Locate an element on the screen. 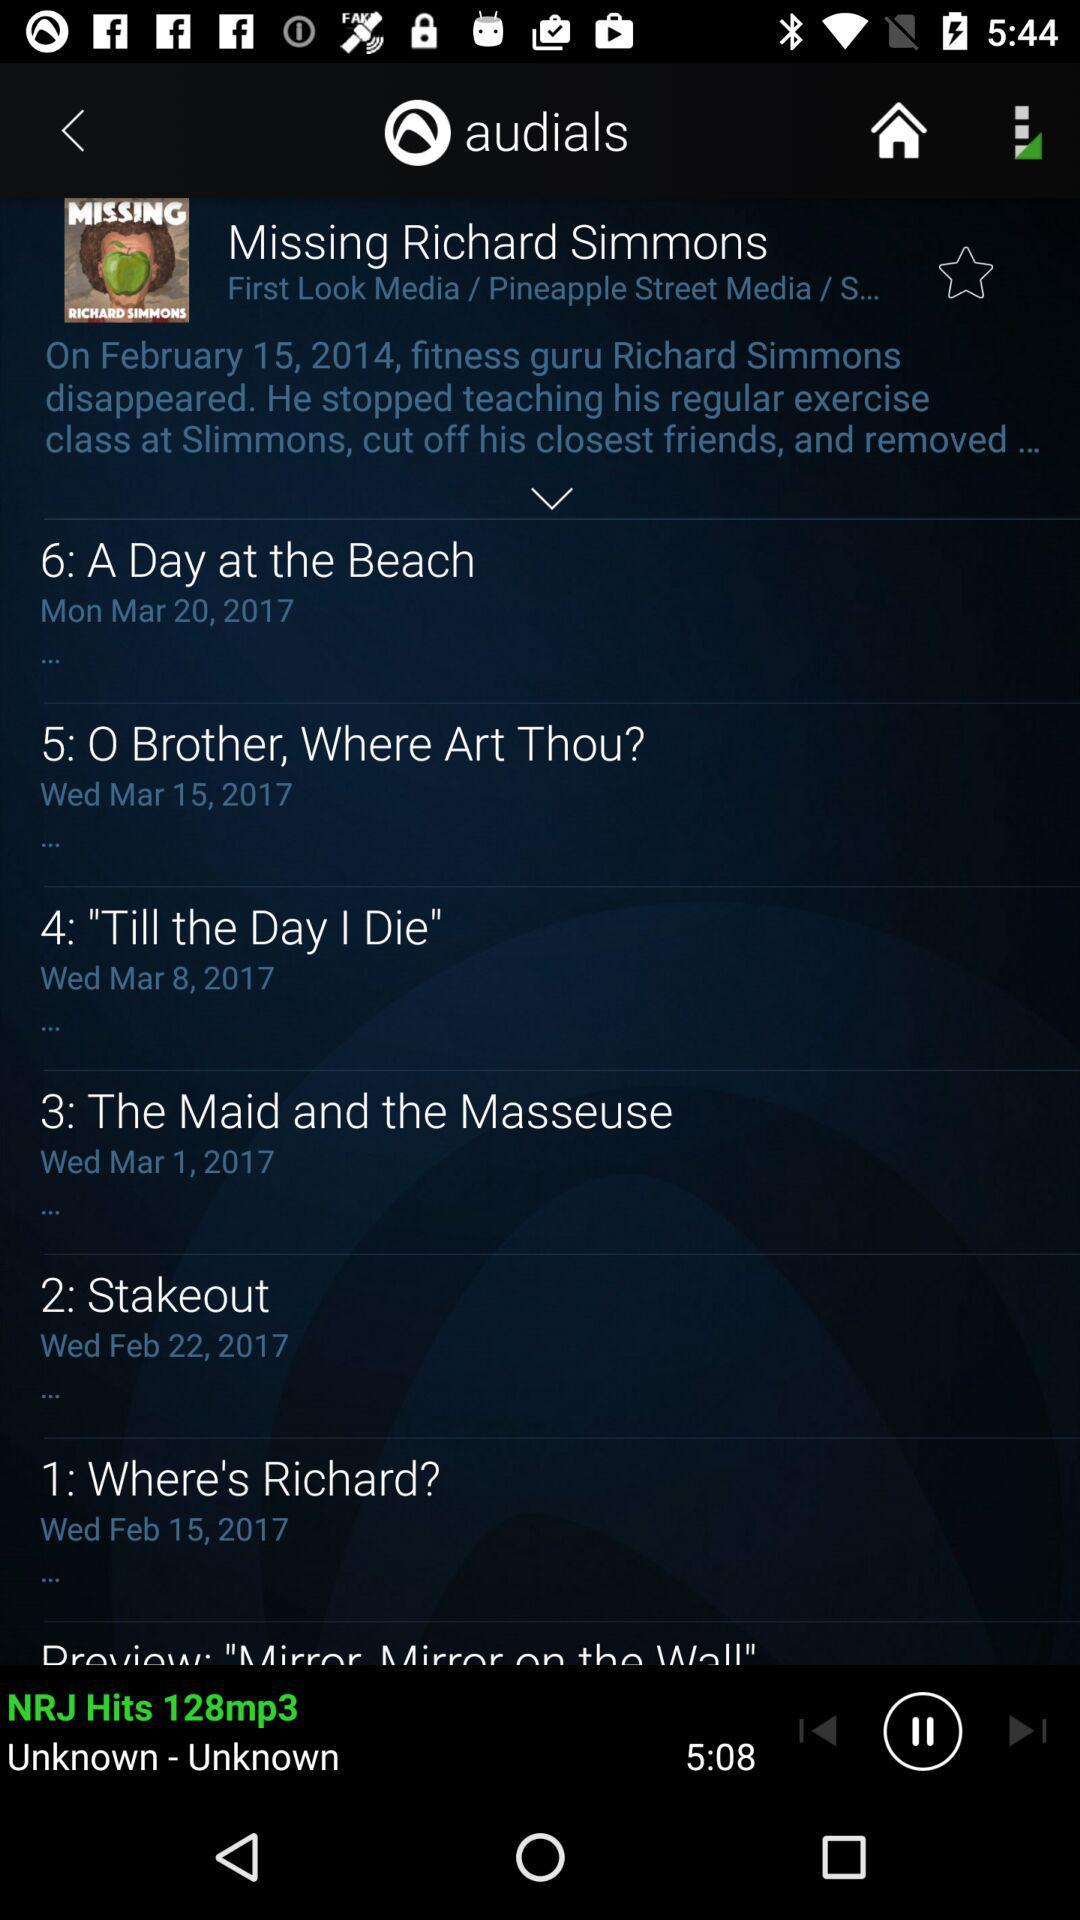 The width and height of the screenshot is (1080, 1920). homepage is located at coordinates (897, 129).